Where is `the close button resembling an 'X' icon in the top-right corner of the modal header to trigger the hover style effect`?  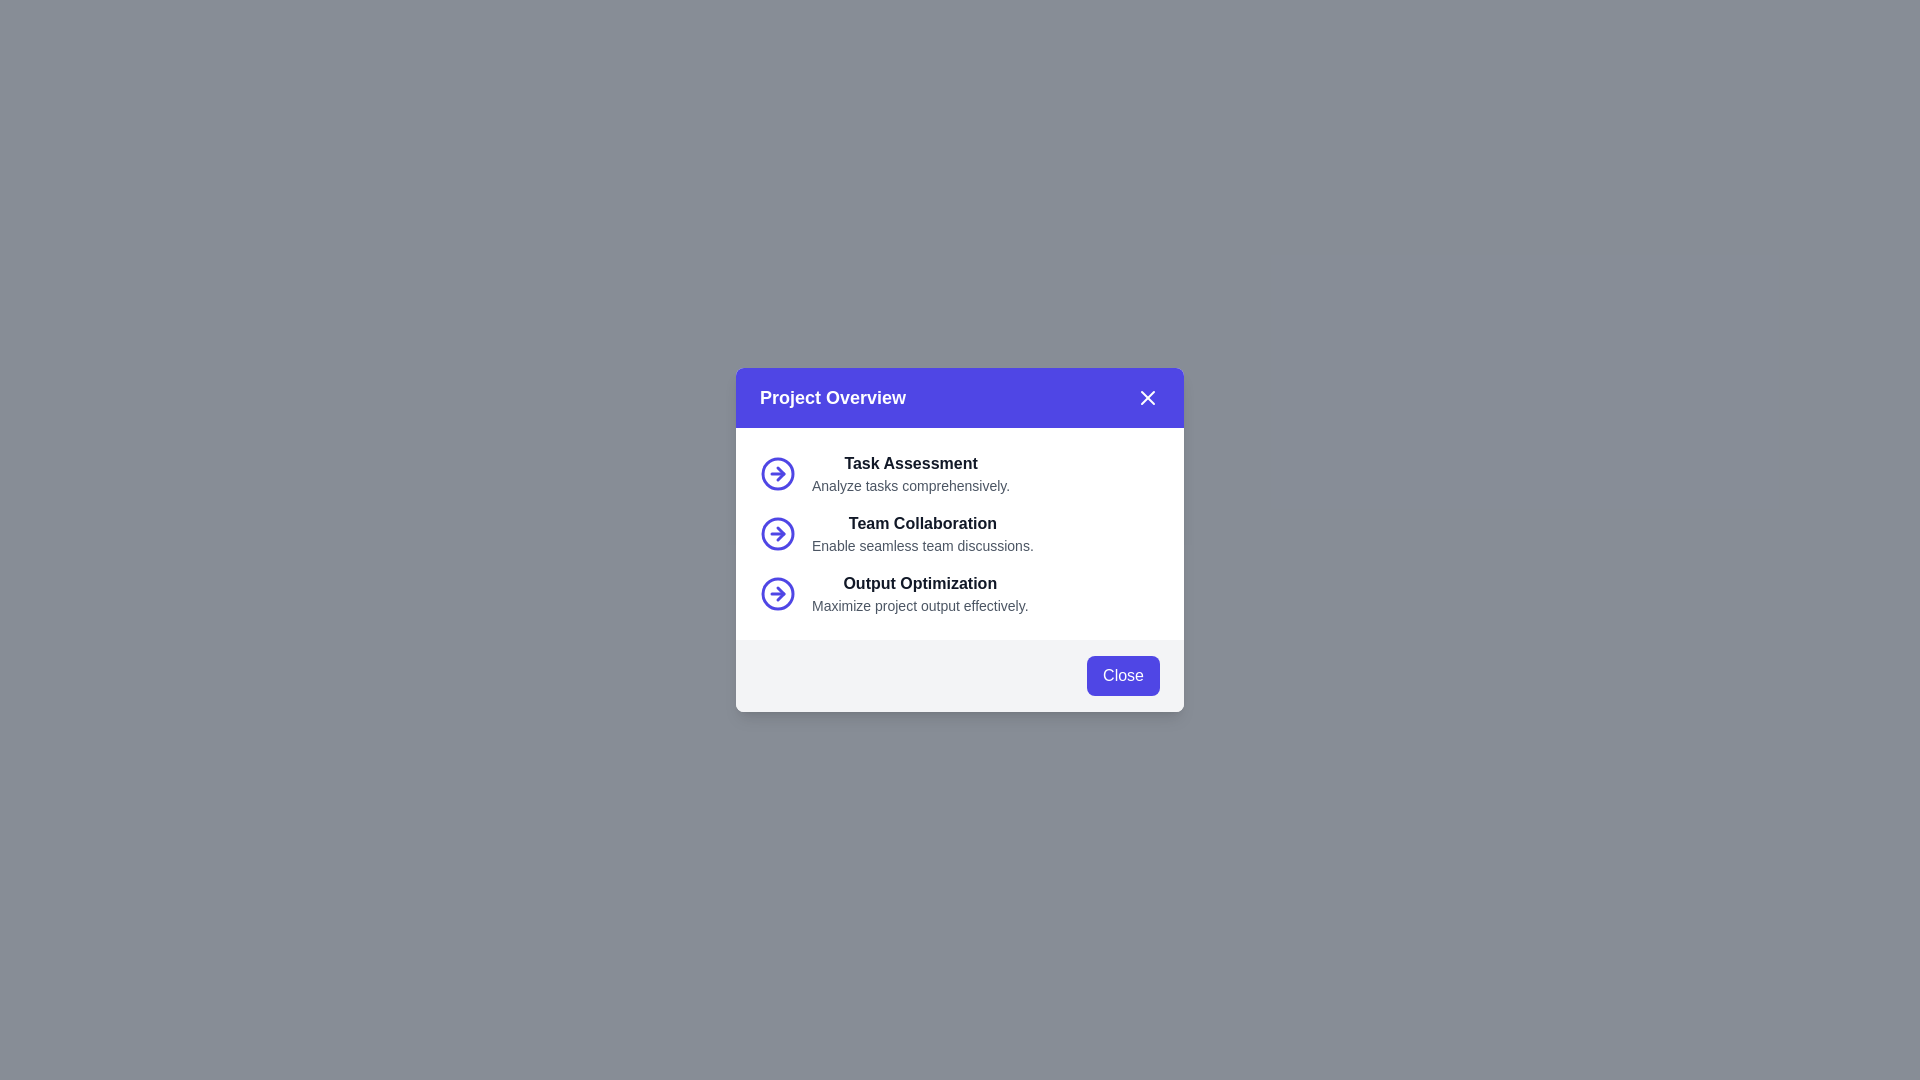
the close button resembling an 'X' icon in the top-right corner of the modal header to trigger the hover style effect is located at coordinates (1147, 397).